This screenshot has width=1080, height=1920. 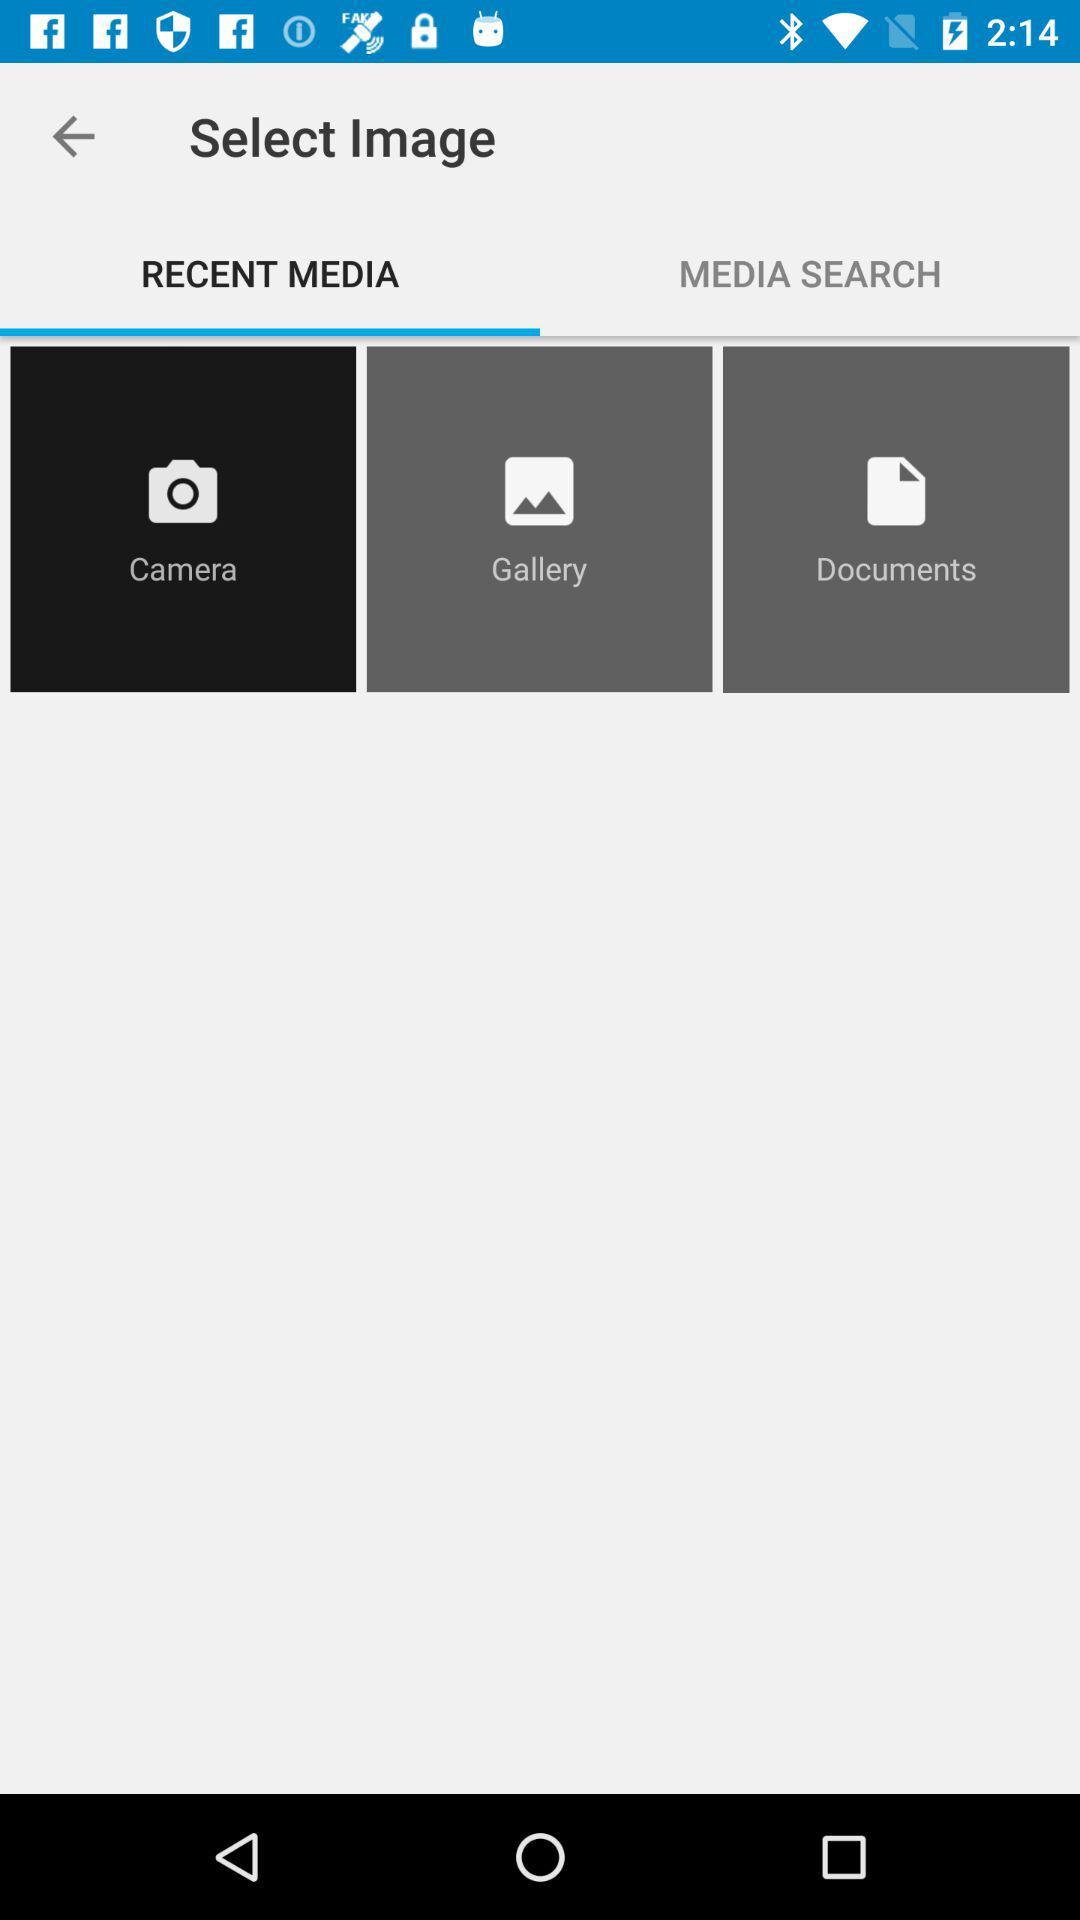 I want to click on the icon above recent media, so click(x=72, y=135).